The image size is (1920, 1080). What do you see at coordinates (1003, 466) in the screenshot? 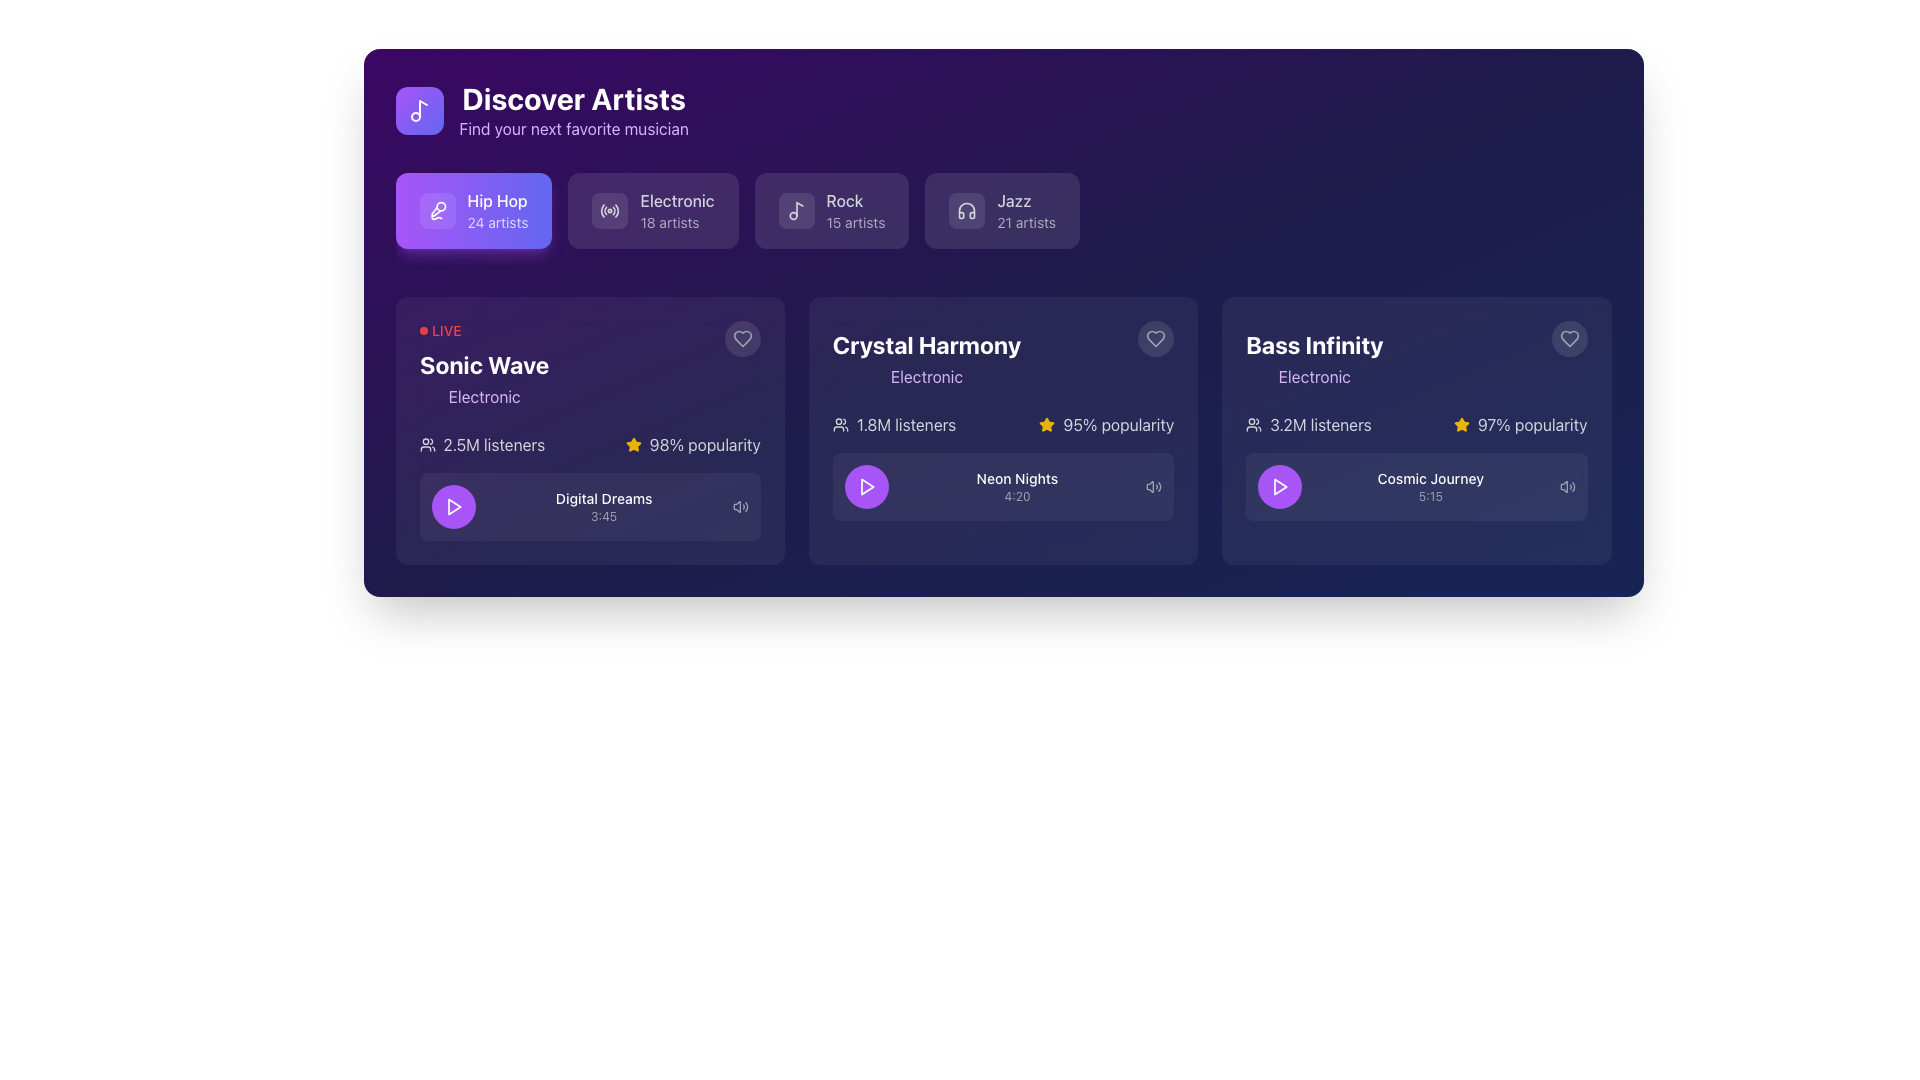
I see `the interactive card representing a music track in the 'Crystal Harmony' section for more details` at bounding box center [1003, 466].